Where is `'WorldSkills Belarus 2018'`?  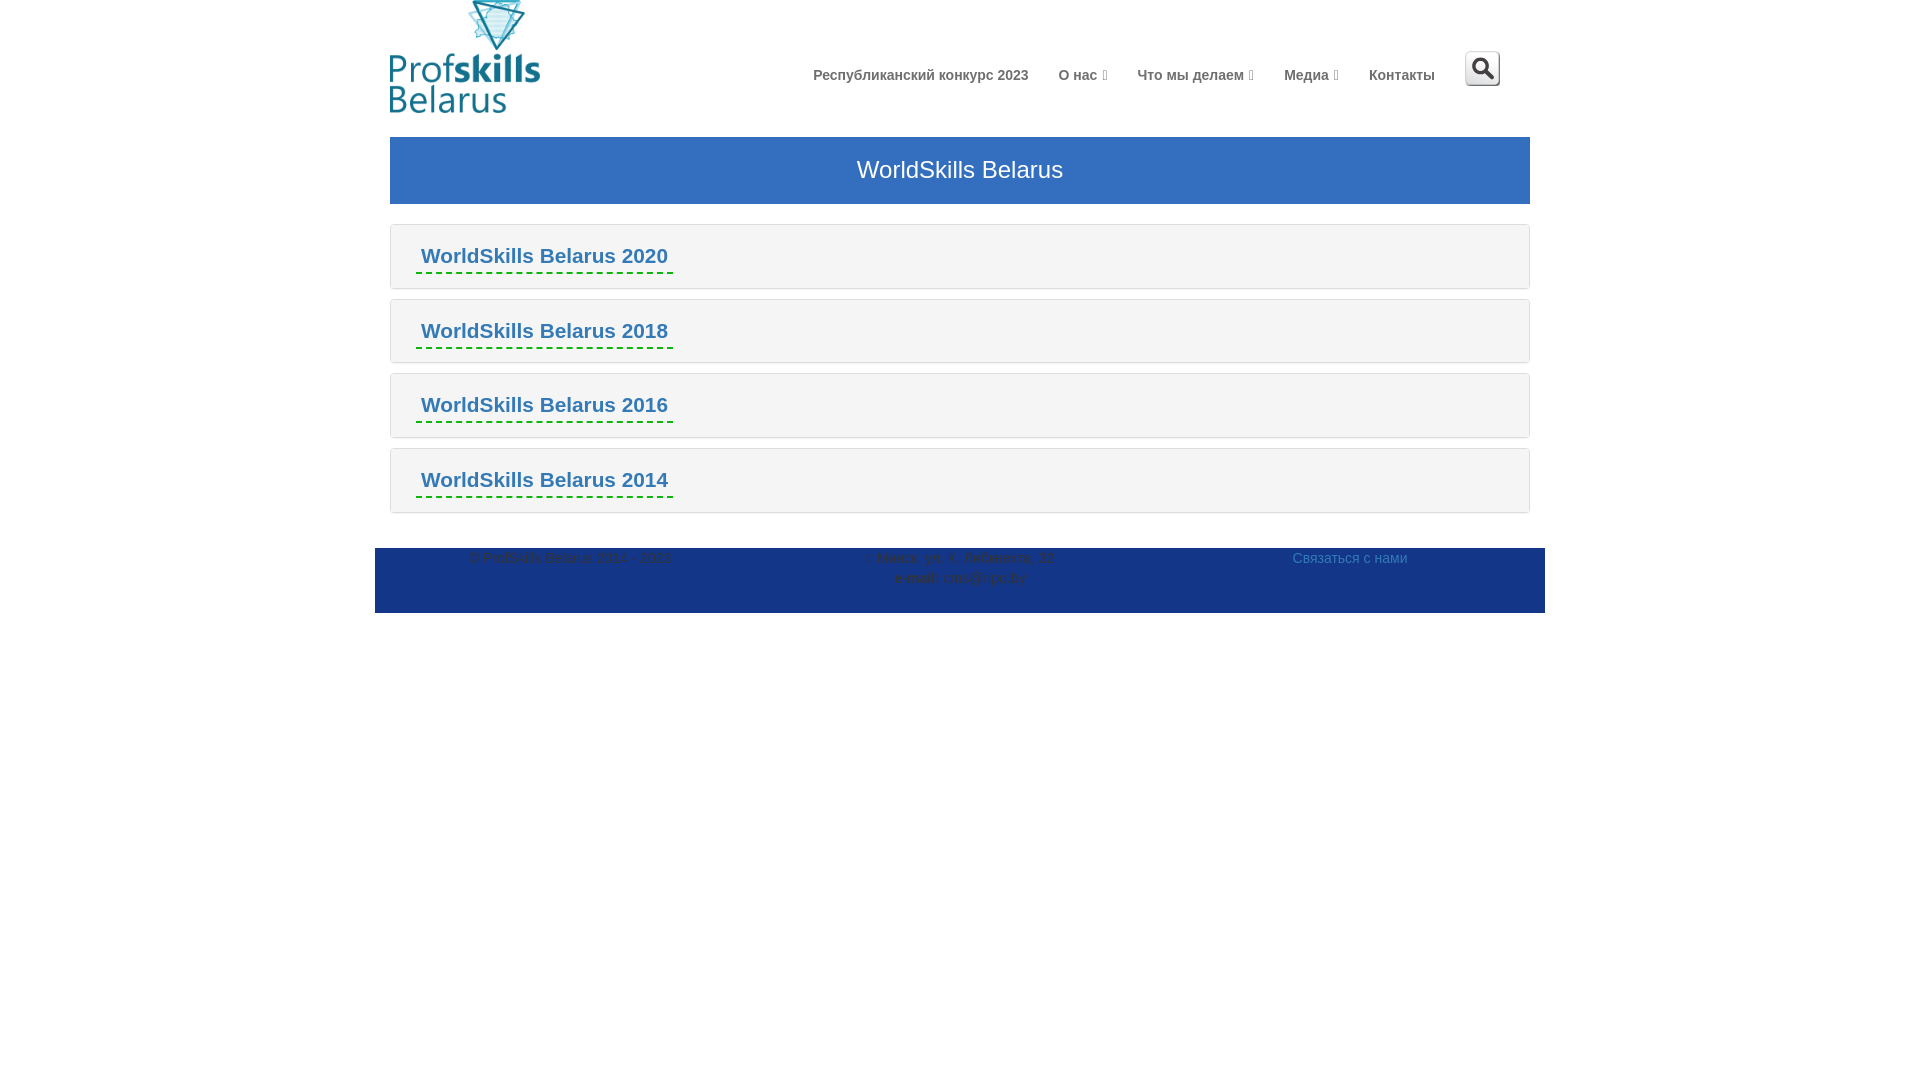
'WorldSkills Belarus 2018' is located at coordinates (415, 330).